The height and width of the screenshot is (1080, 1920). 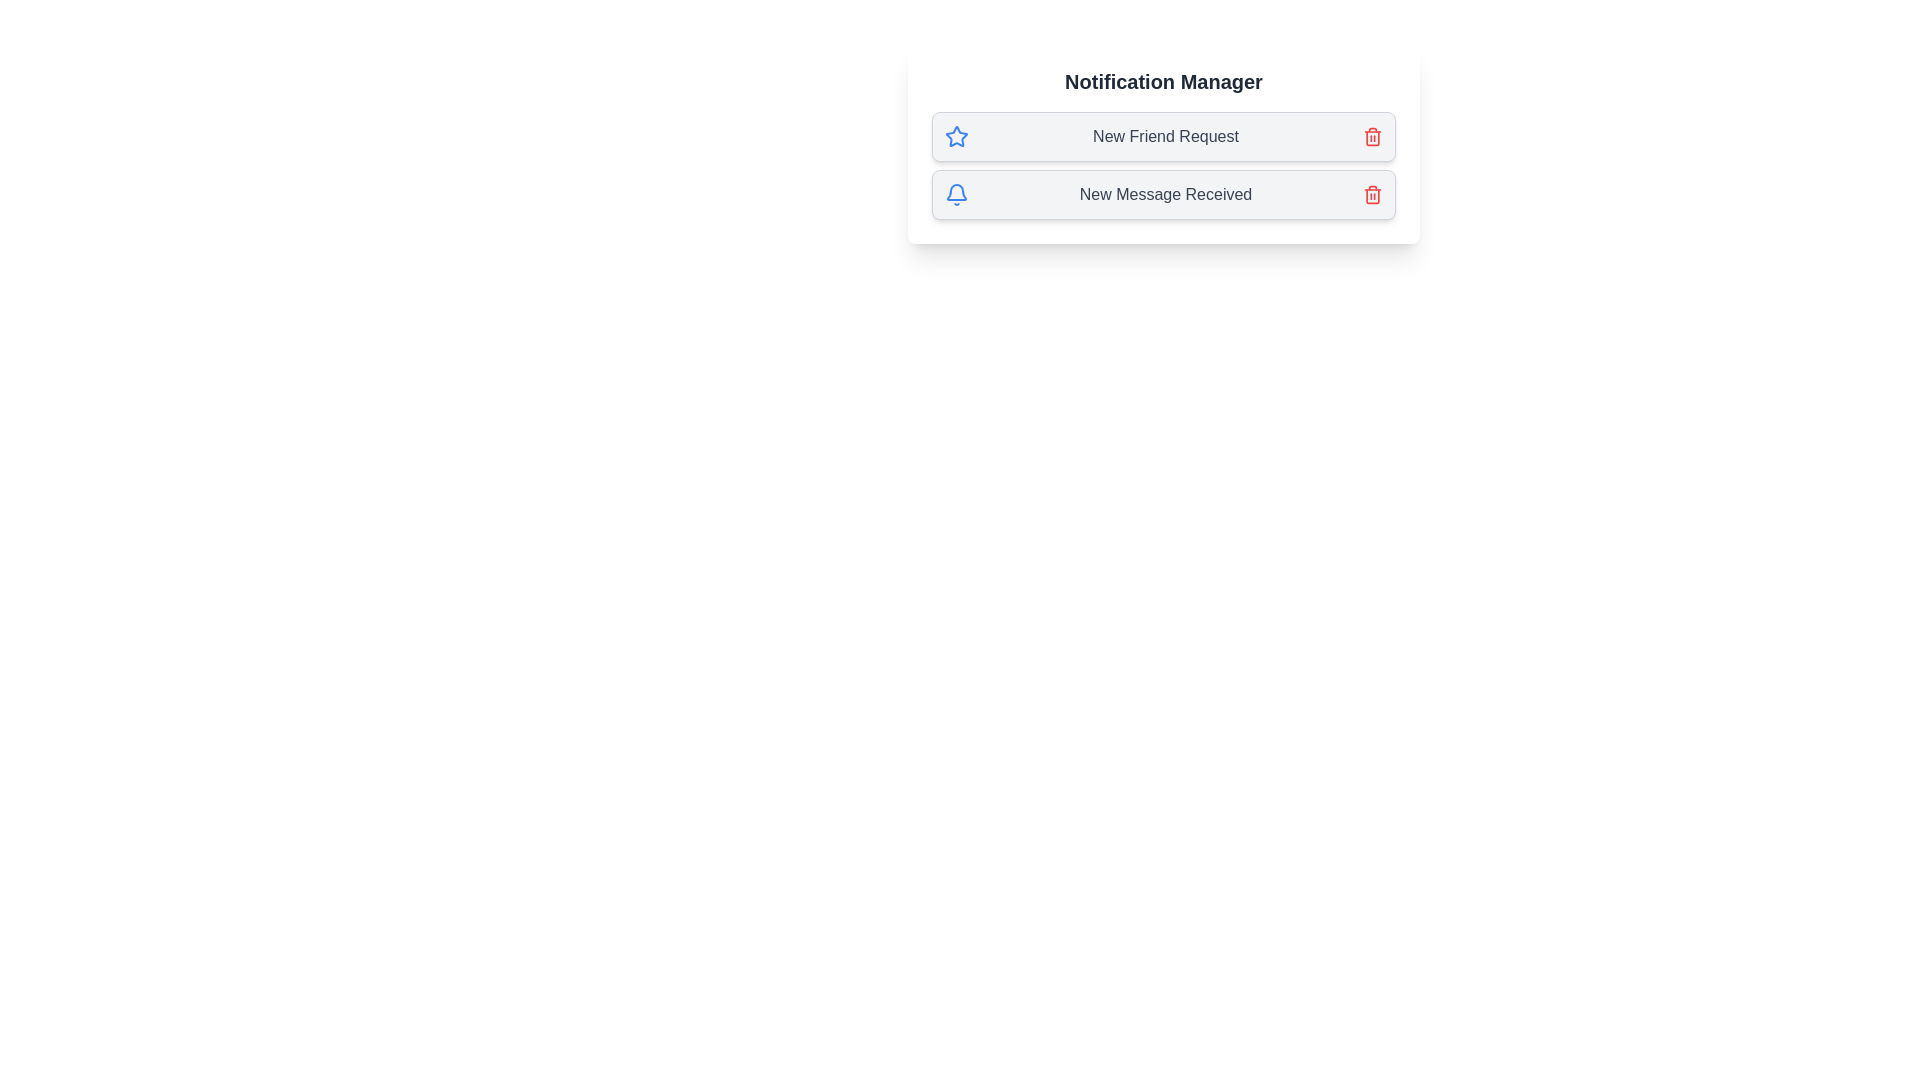 I want to click on the notification New Friend Request to view hover effects, so click(x=1163, y=136).